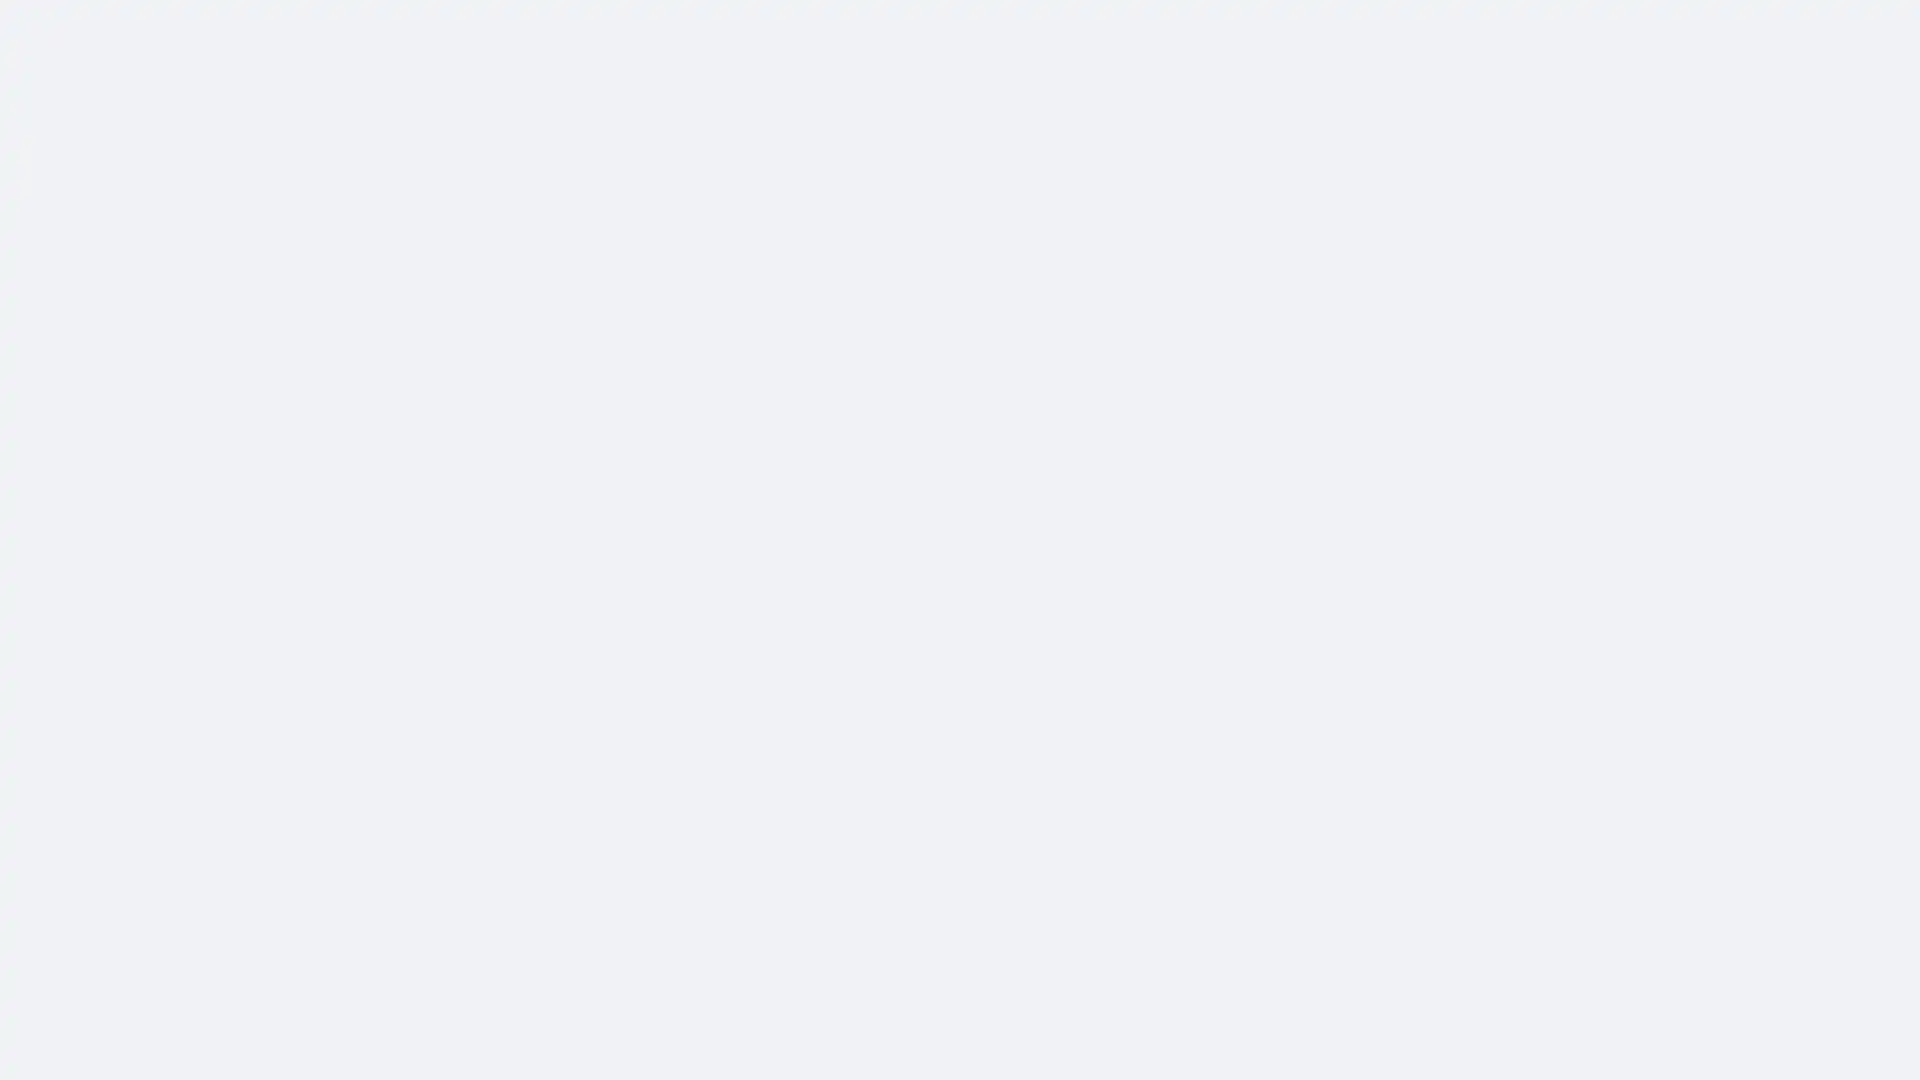  Describe the element at coordinates (1147, 778) in the screenshot. I see `Comment` at that location.